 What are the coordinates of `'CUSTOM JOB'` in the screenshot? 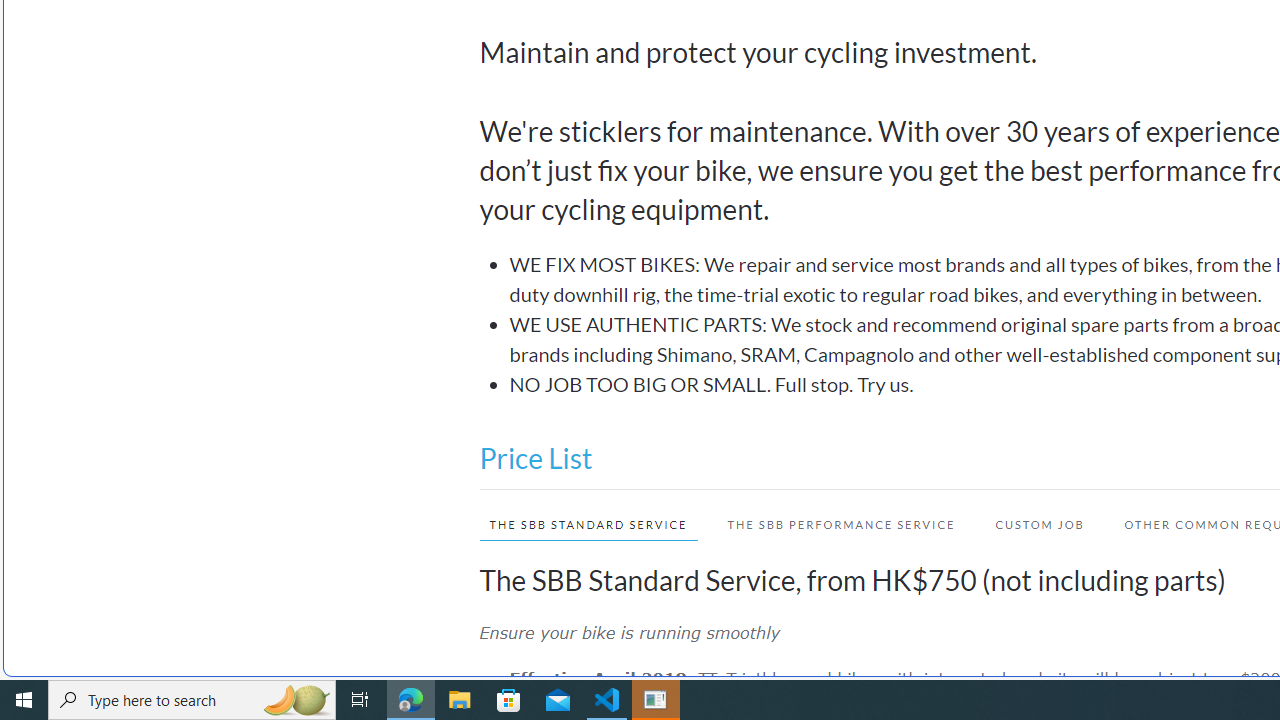 It's located at (1040, 523).